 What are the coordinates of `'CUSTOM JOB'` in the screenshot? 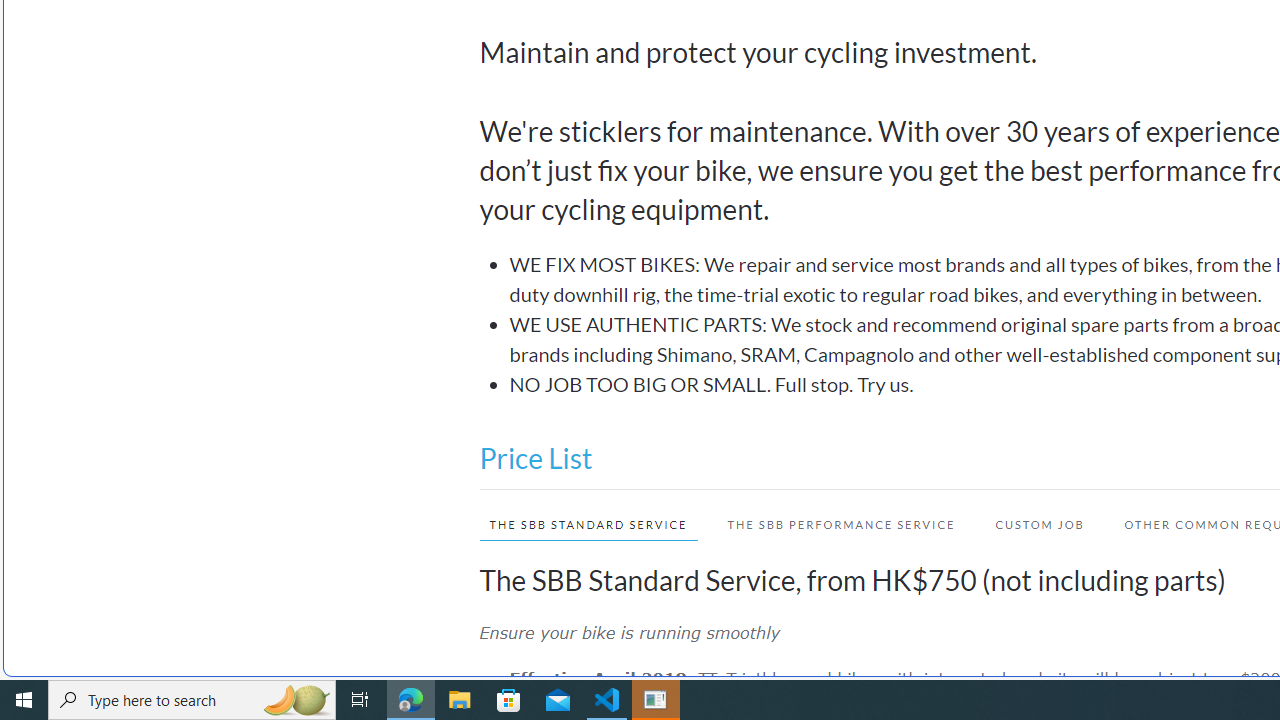 It's located at (1040, 523).